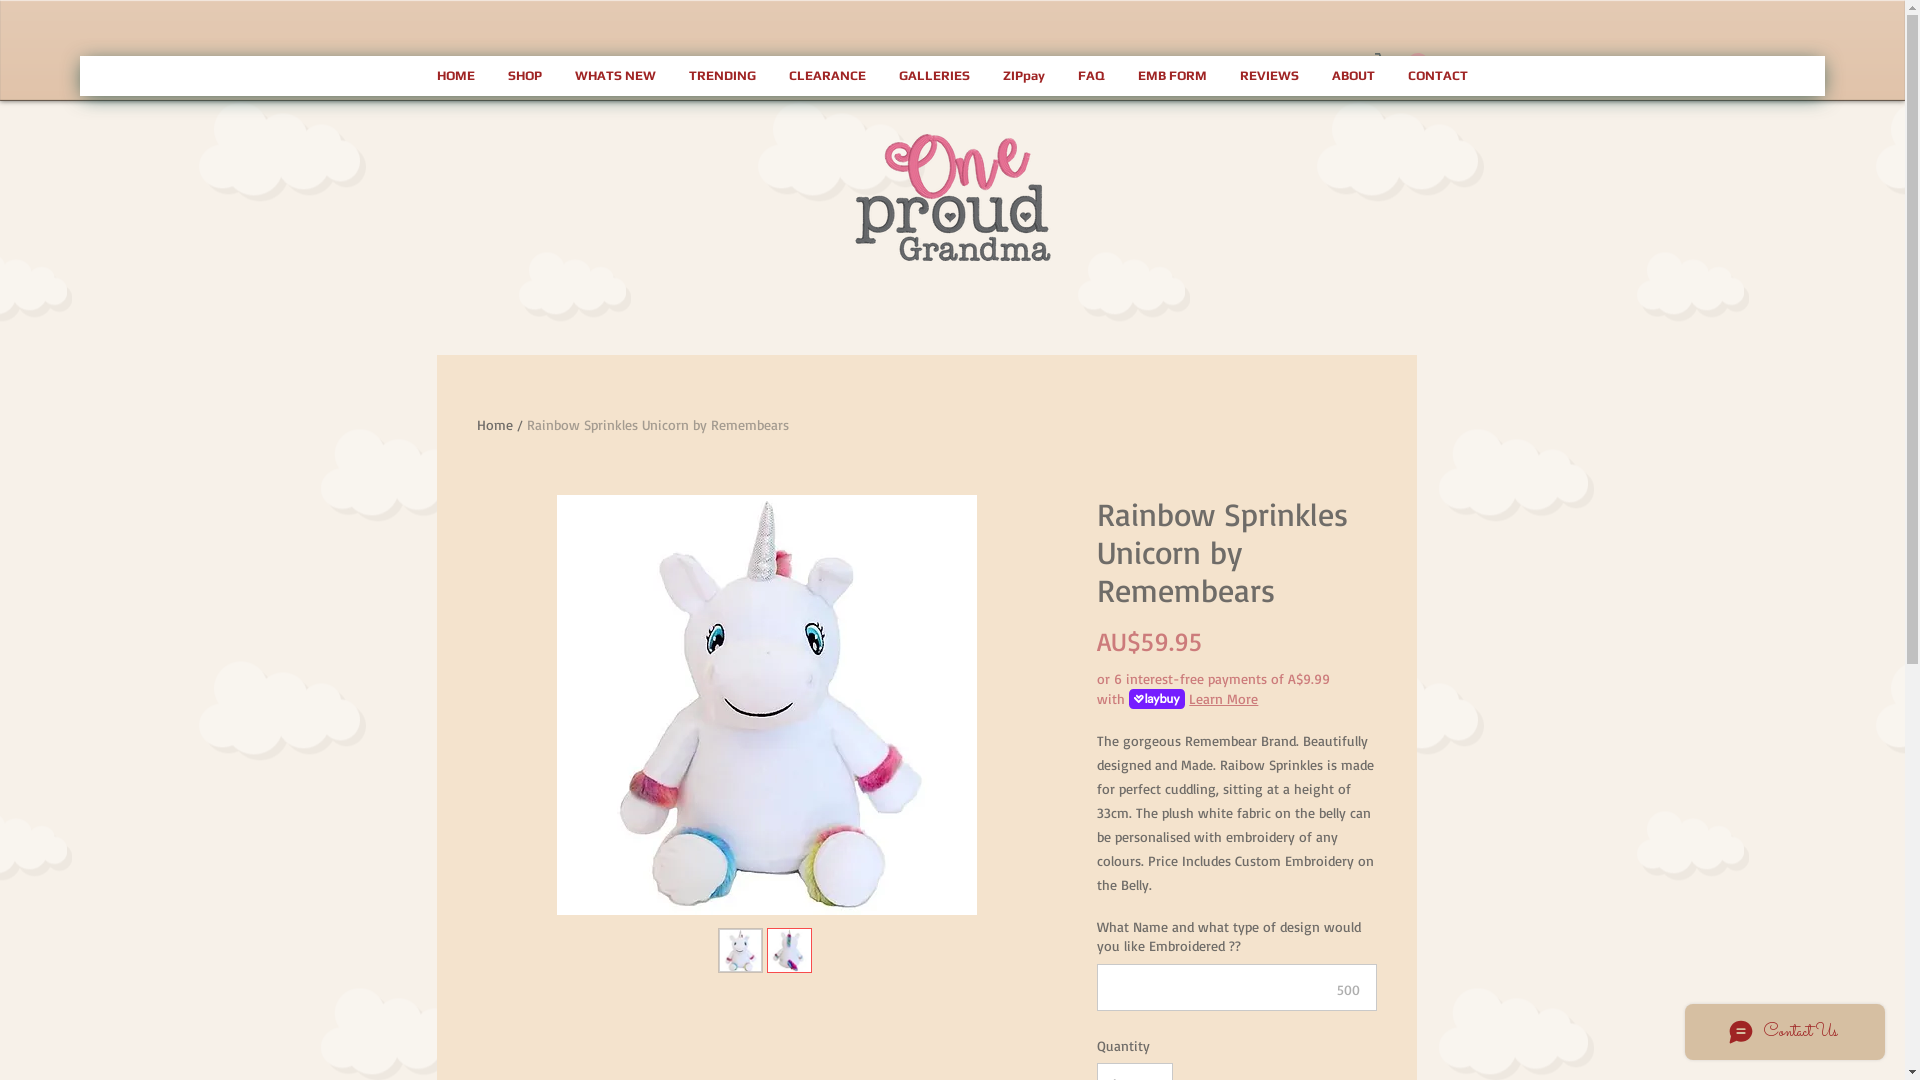 The height and width of the screenshot is (1080, 1920). What do you see at coordinates (826, 75) in the screenshot?
I see `'CLEARANCE'` at bounding box center [826, 75].